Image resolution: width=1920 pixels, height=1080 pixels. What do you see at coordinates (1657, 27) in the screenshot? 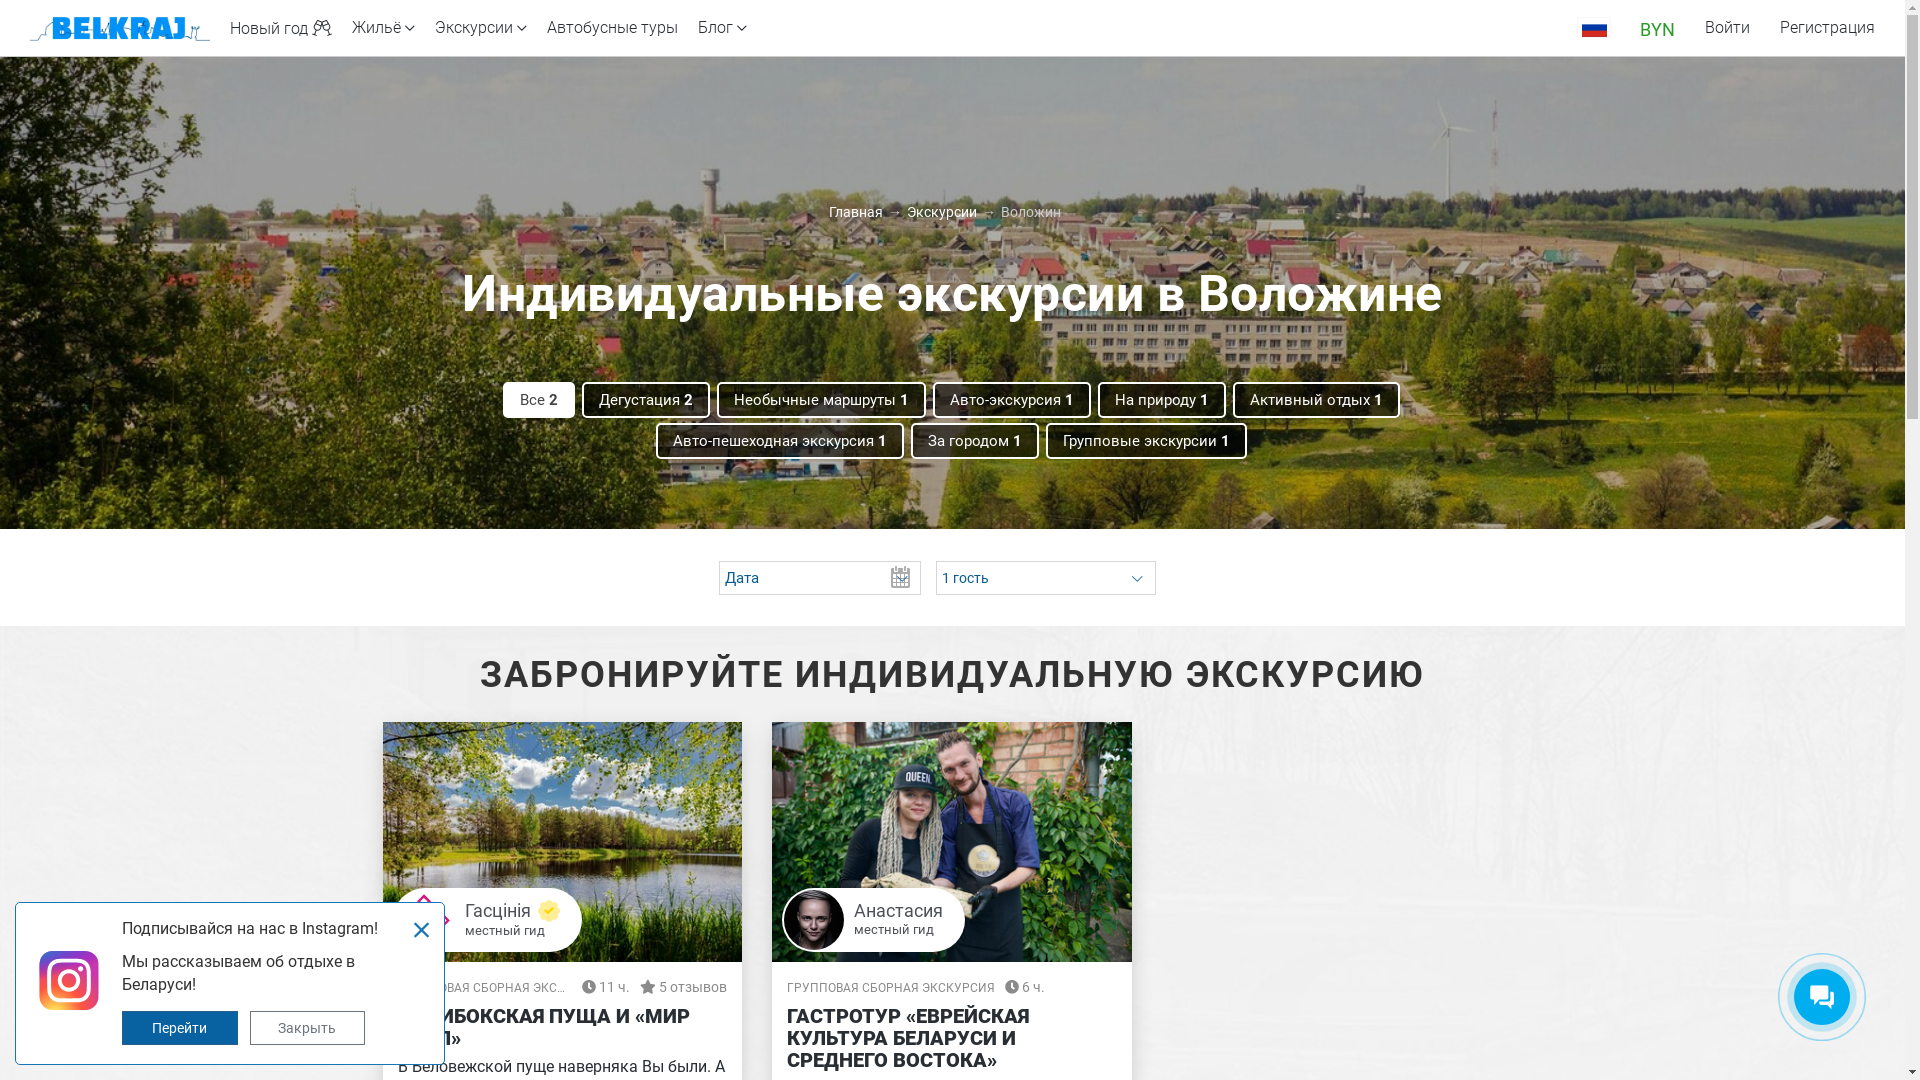
I see `'BYN'` at bounding box center [1657, 27].